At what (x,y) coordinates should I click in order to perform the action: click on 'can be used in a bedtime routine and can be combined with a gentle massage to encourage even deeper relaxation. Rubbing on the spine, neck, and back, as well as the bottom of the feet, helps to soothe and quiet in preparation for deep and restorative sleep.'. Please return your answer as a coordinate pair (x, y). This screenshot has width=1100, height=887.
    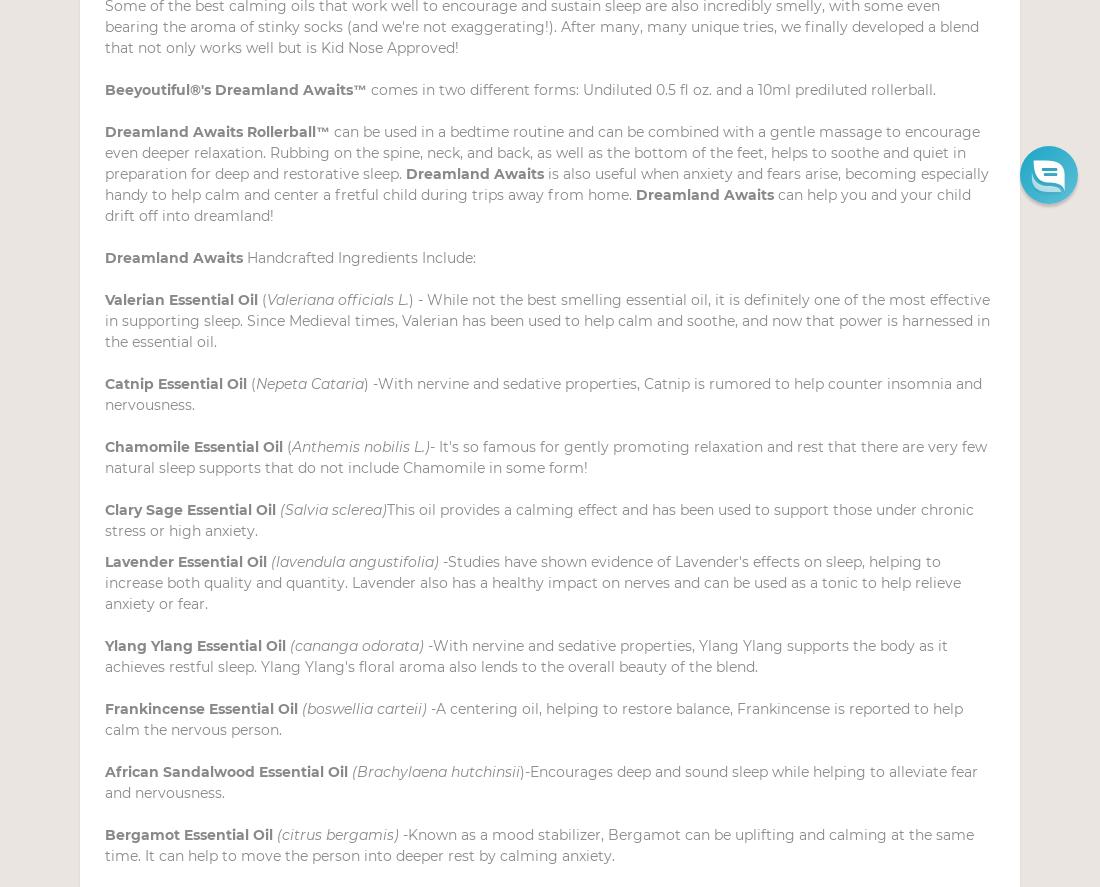
    Looking at the image, I should click on (542, 152).